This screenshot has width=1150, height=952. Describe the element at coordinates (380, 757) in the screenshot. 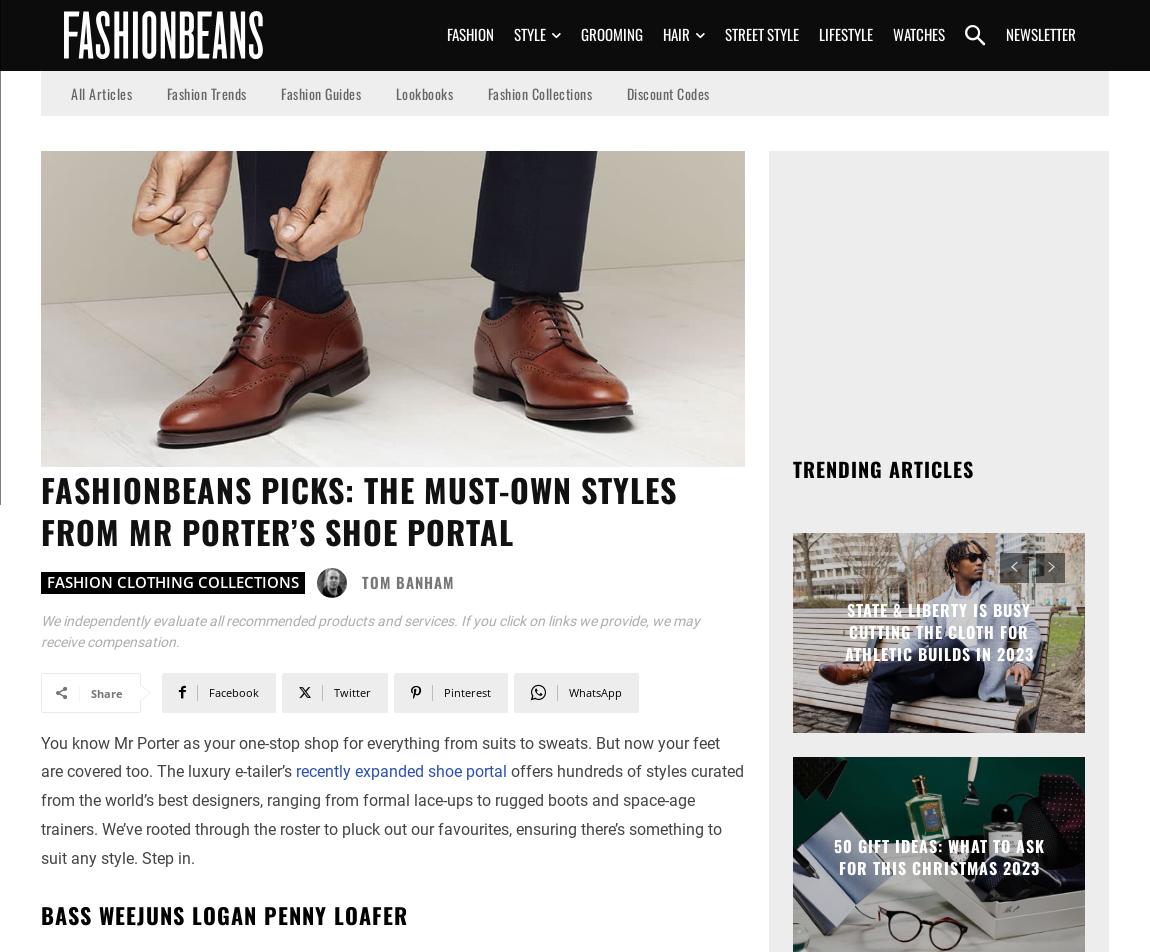

I see `'You know Mr Porter as your one-stop shop for everything from suits to sweats. But now your feet are covered too. The luxury e-tailer’s'` at that location.